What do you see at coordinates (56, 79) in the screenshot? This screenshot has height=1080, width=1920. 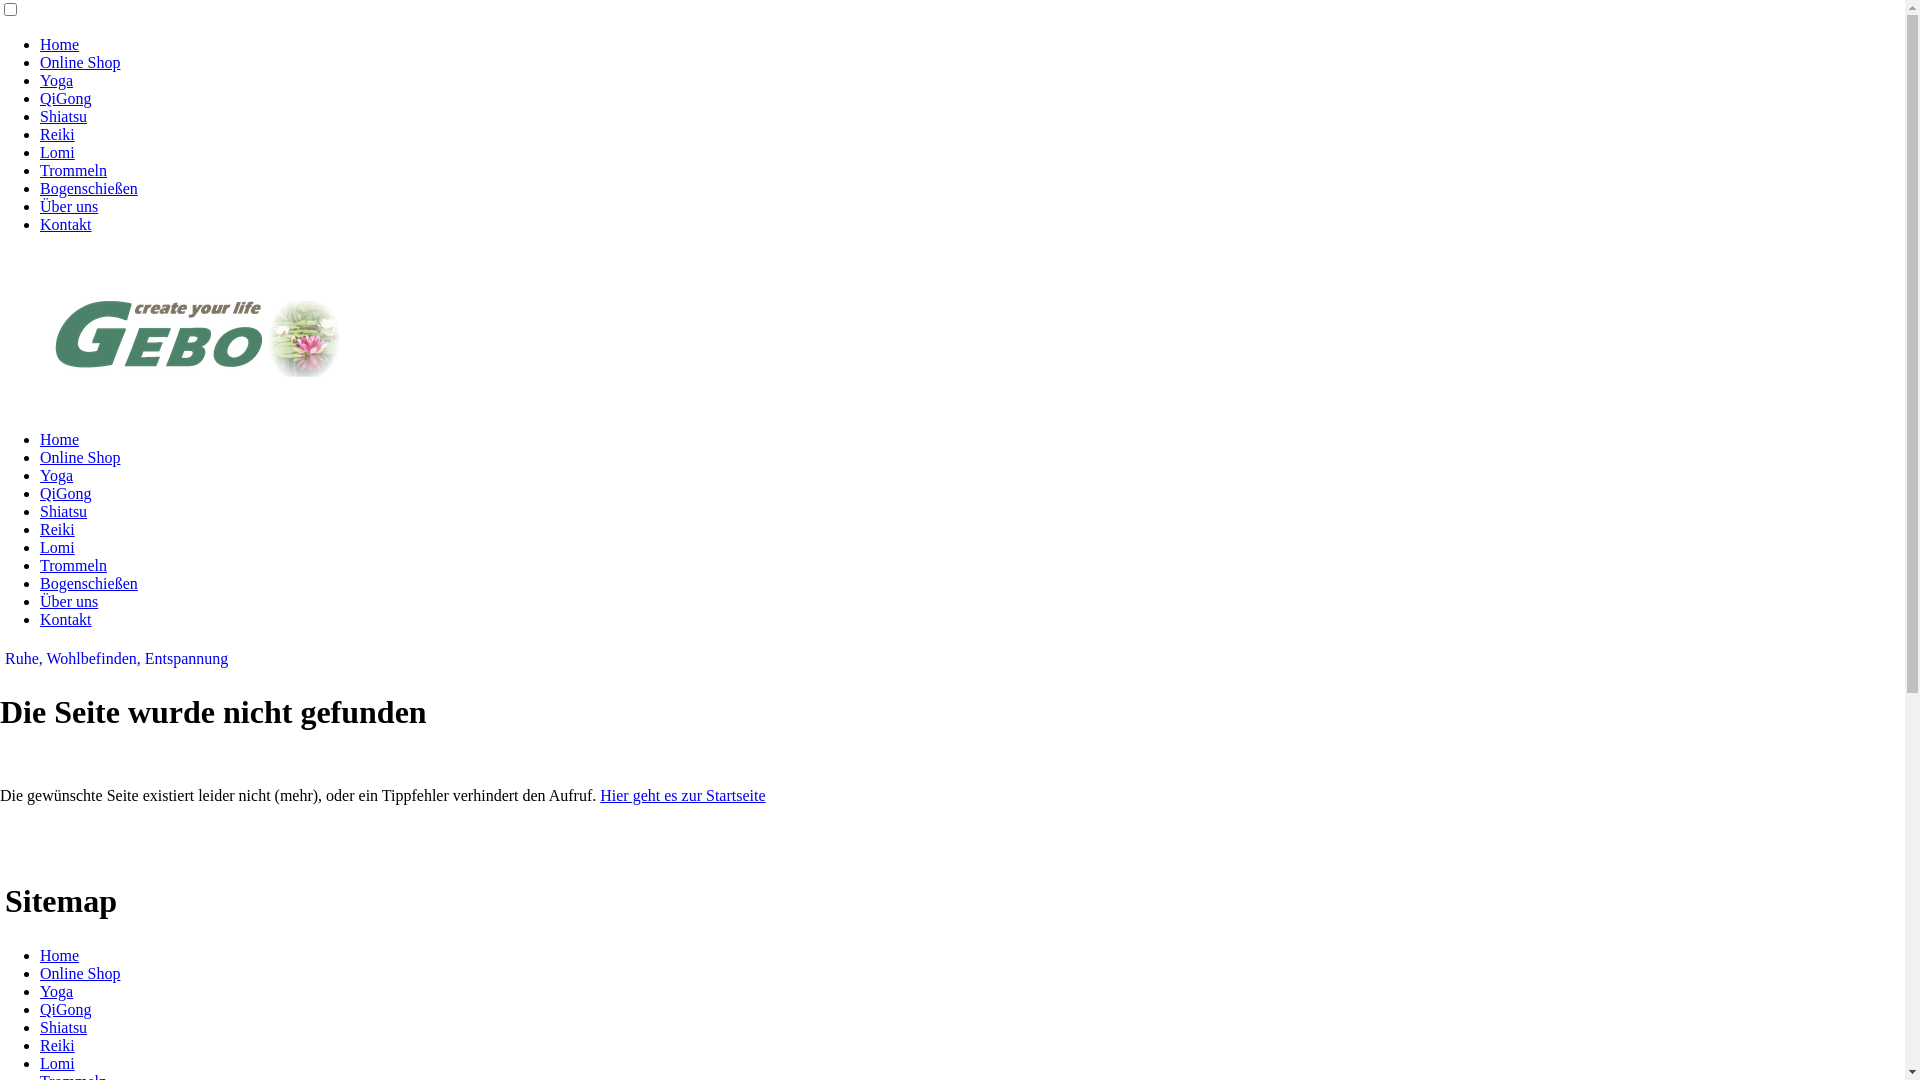 I see `'Yoga'` at bounding box center [56, 79].